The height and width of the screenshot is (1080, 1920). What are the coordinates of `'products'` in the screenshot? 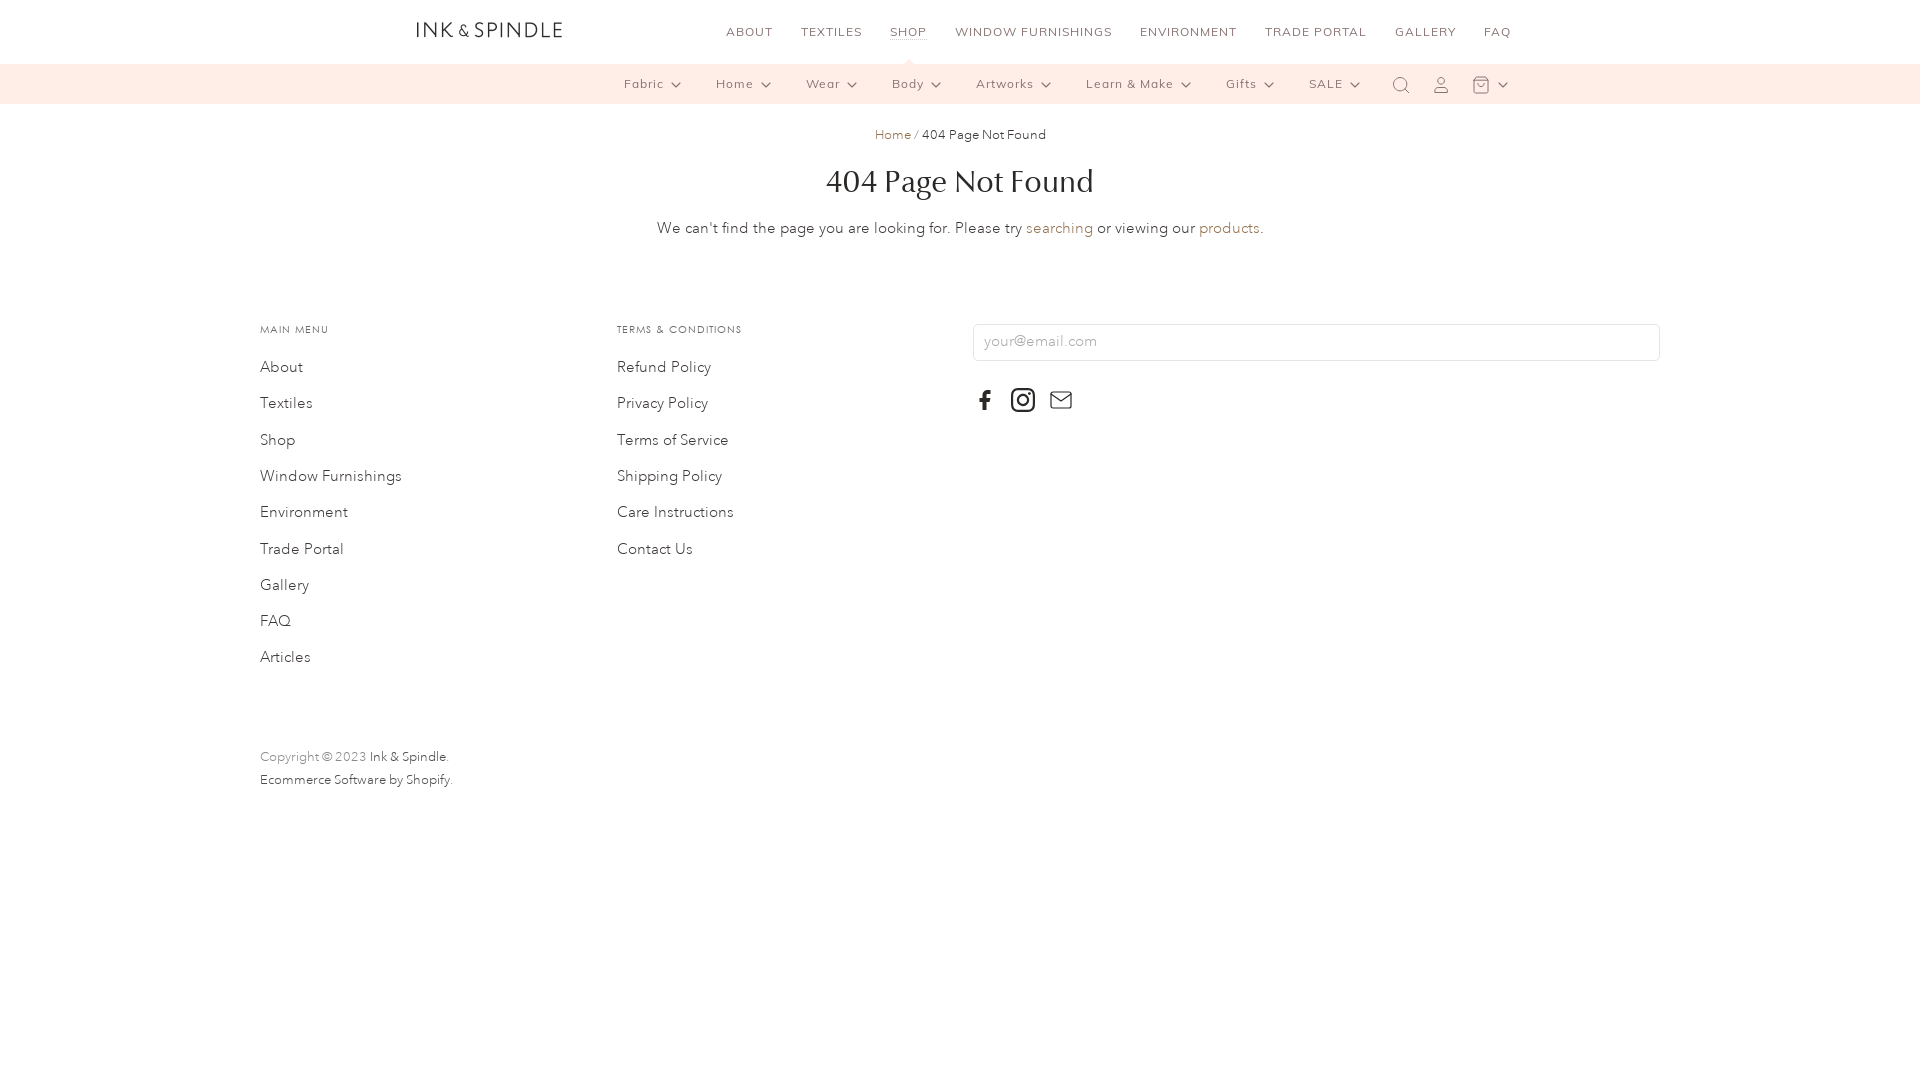 It's located at (1227, 227).